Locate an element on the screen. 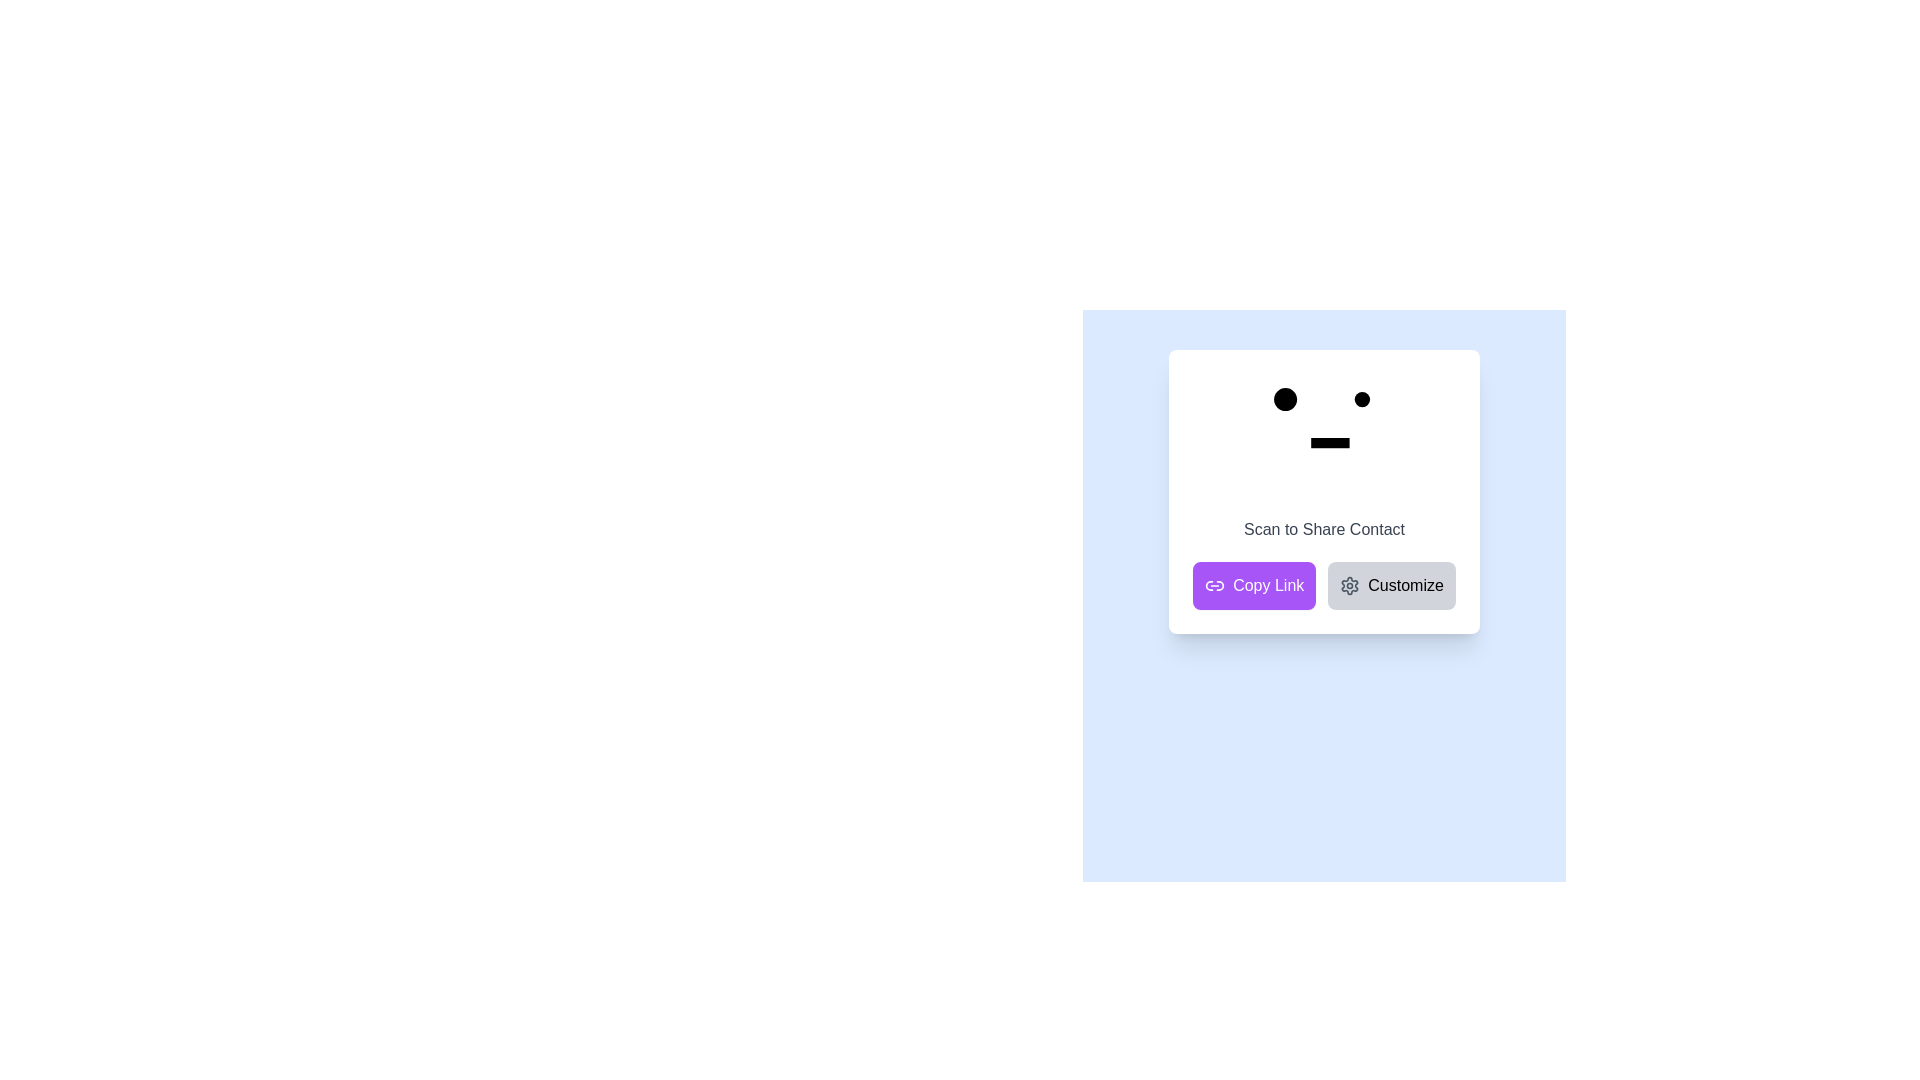  the rectangular button with a purple background and white text labeled 'Copy Link' is located at coordinates (1253, 585).